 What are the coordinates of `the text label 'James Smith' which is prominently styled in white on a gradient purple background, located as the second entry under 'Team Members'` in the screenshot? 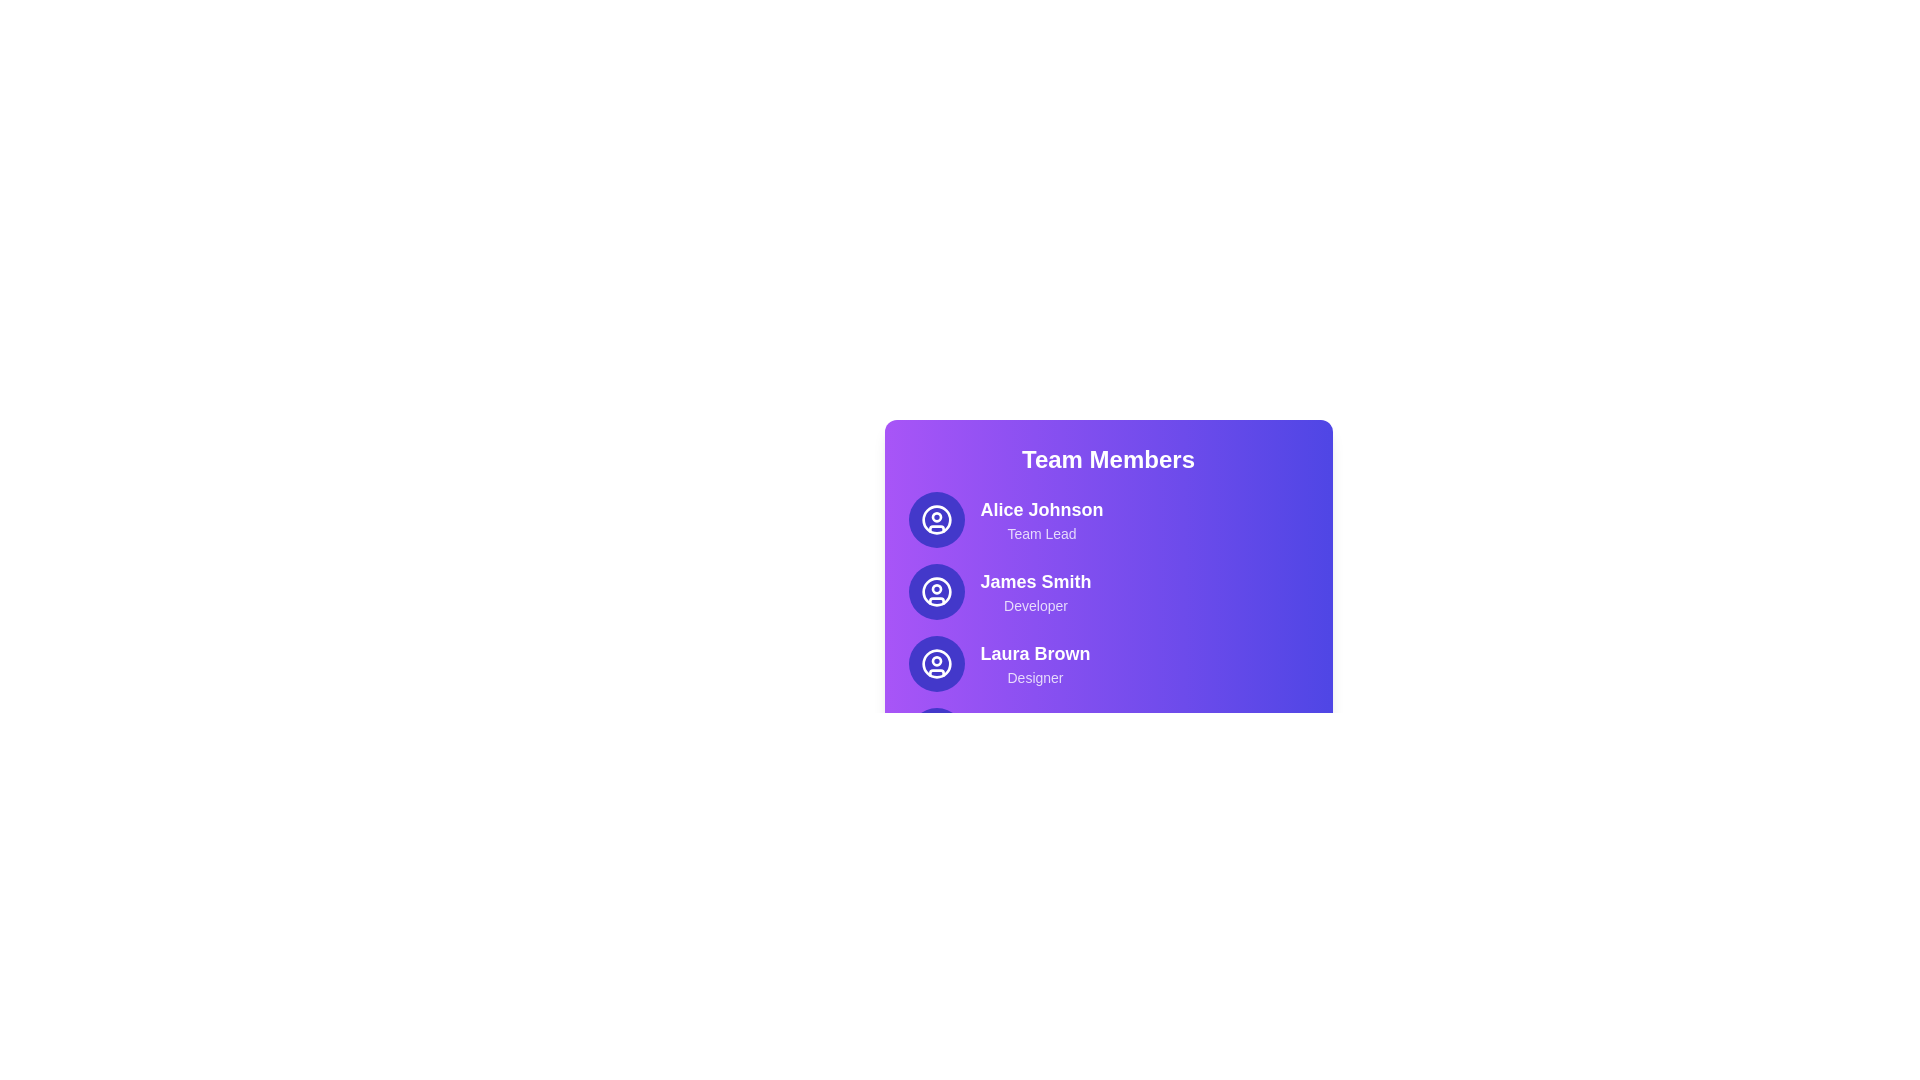 It's located at (1036, 582).